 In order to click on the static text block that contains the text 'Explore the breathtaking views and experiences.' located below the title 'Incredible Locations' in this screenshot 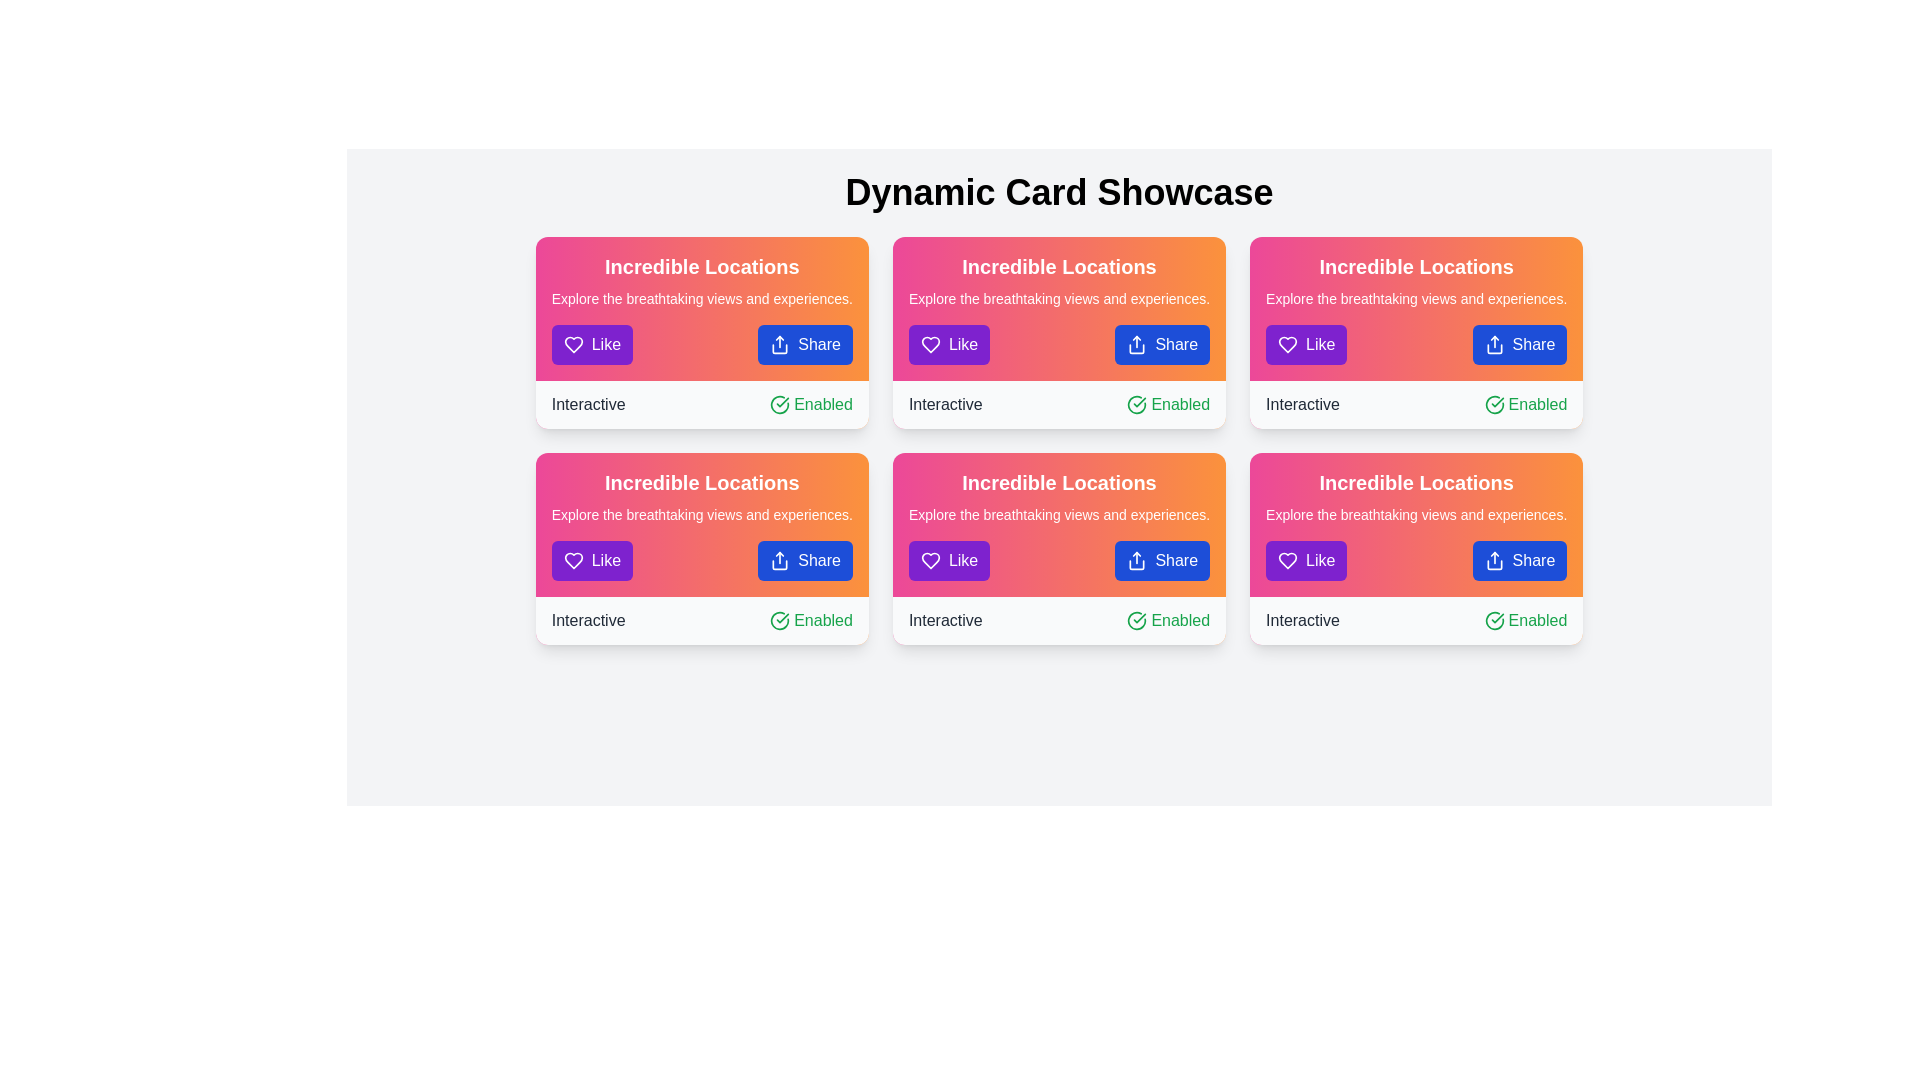, I will do `click(1415, 299)`.